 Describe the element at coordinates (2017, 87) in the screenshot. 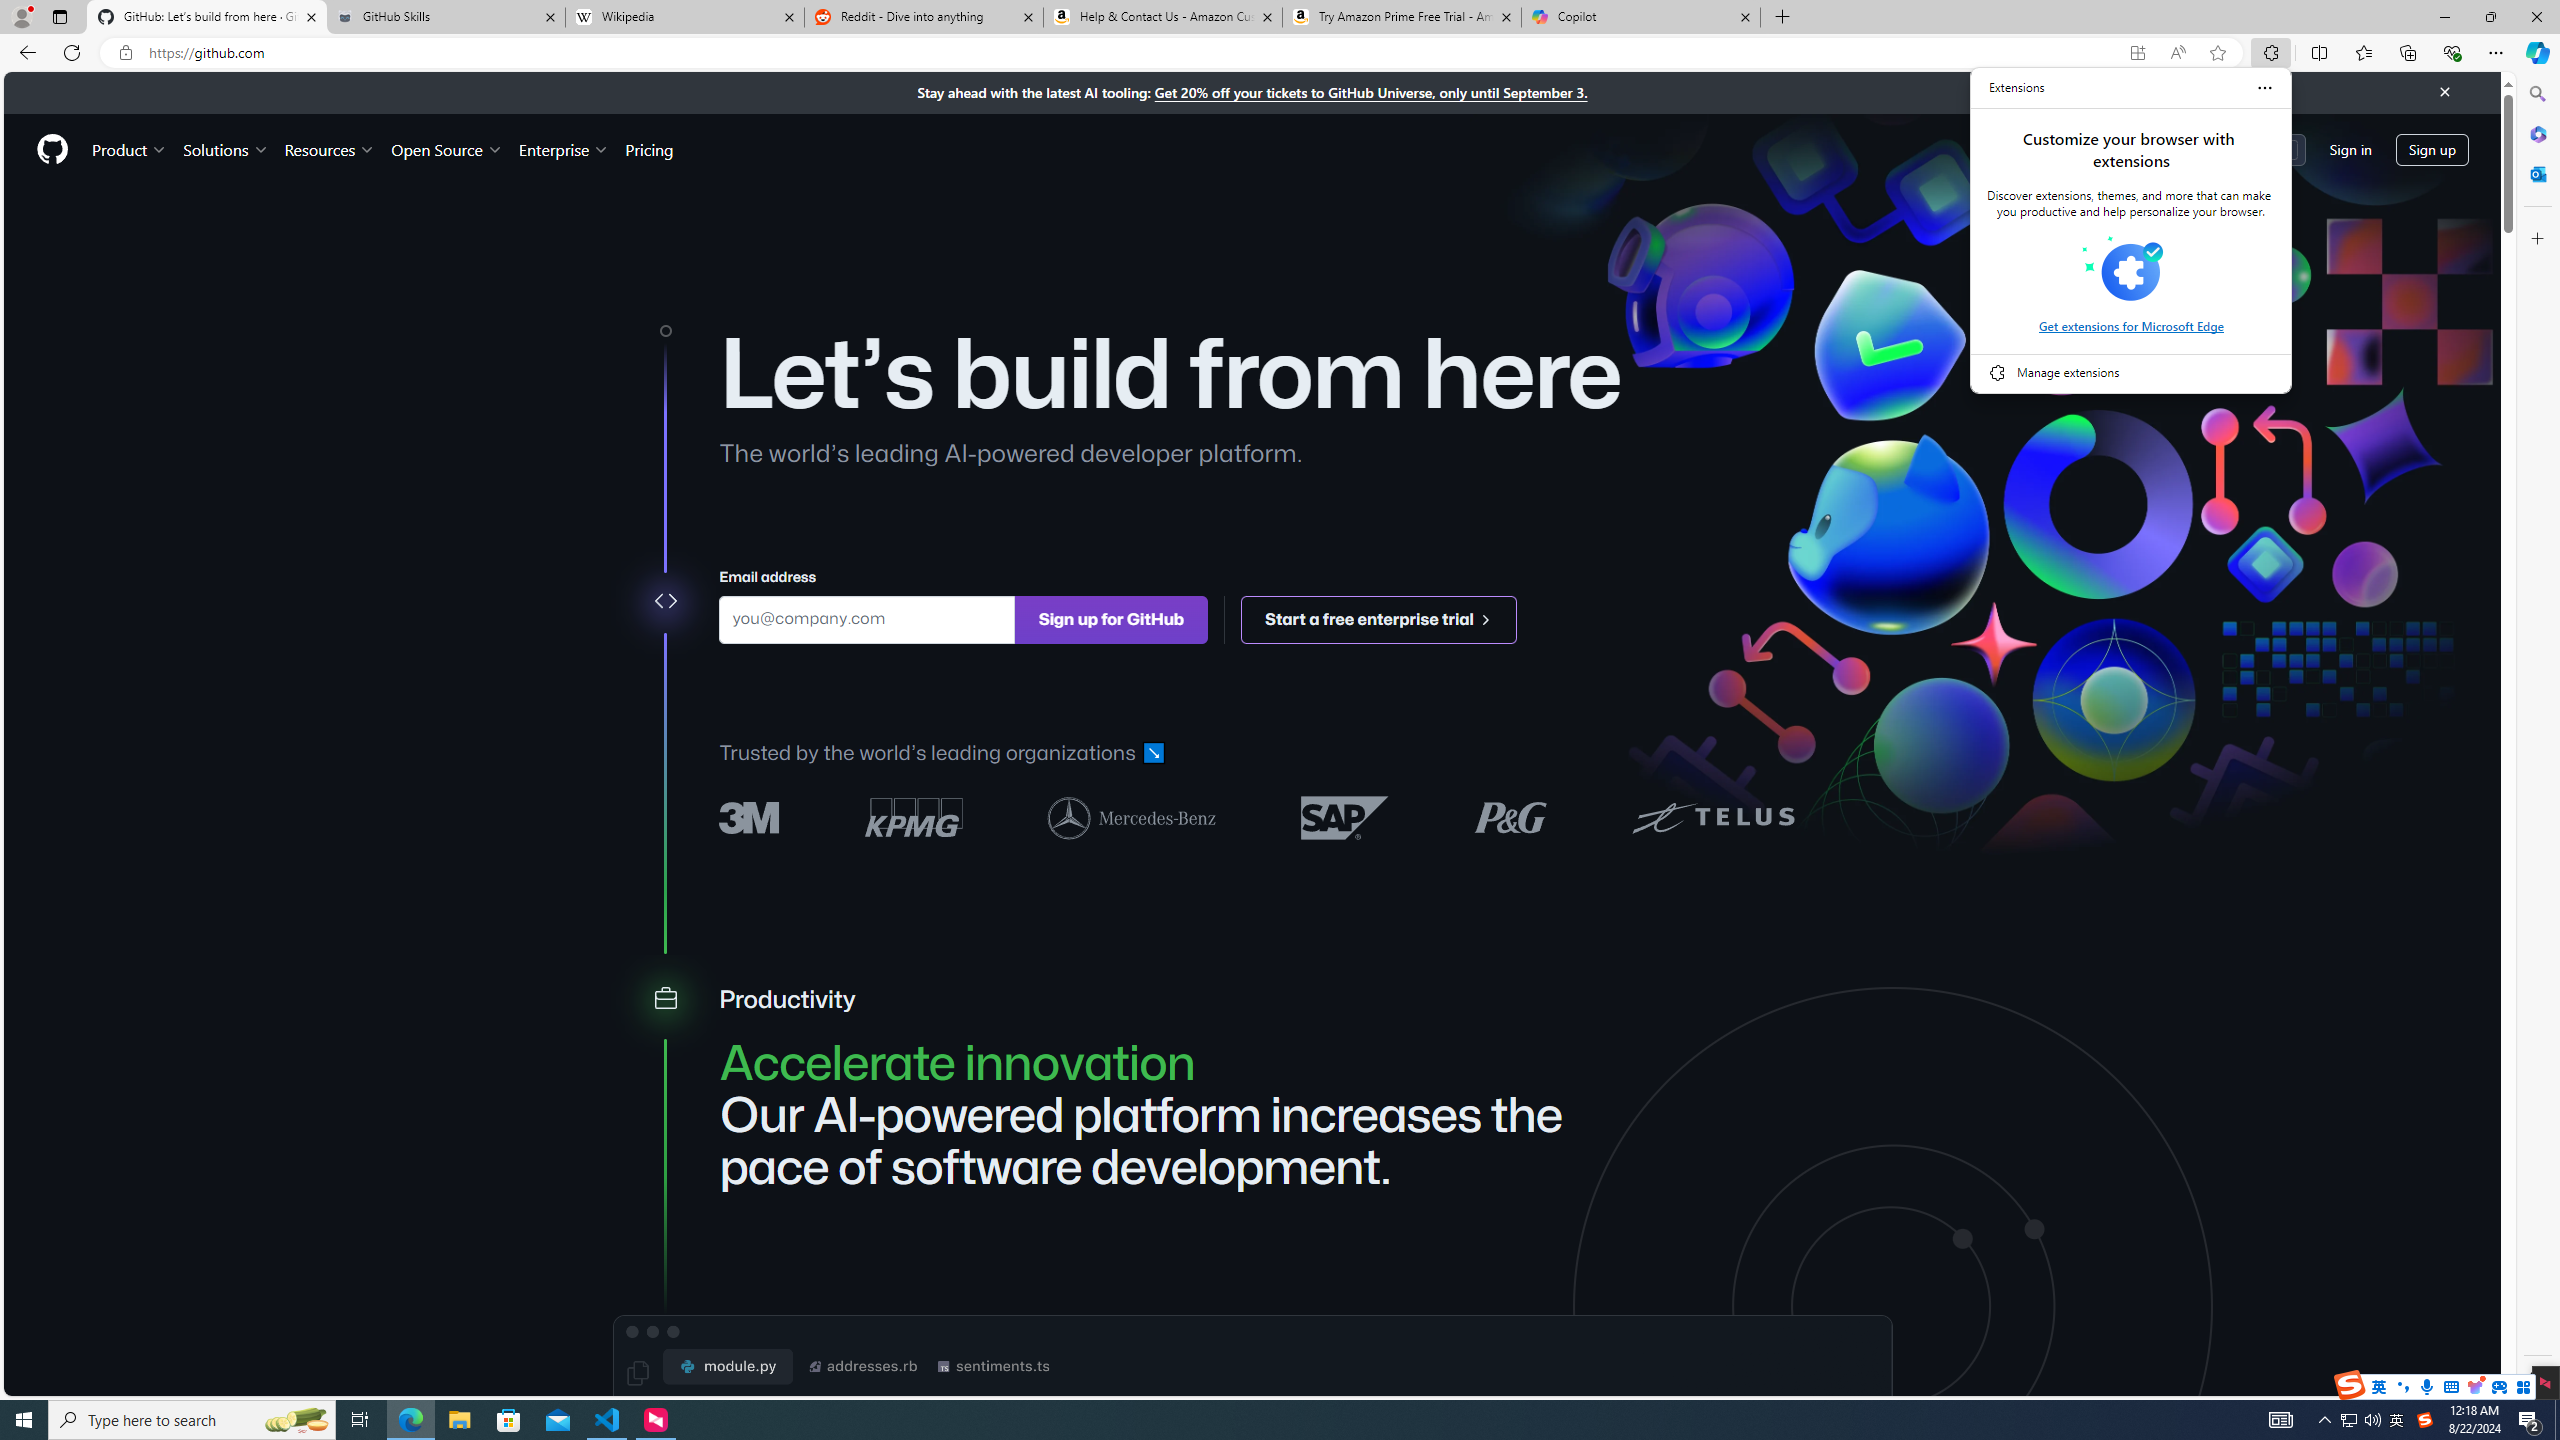

I see `'Extensions'` at that location.